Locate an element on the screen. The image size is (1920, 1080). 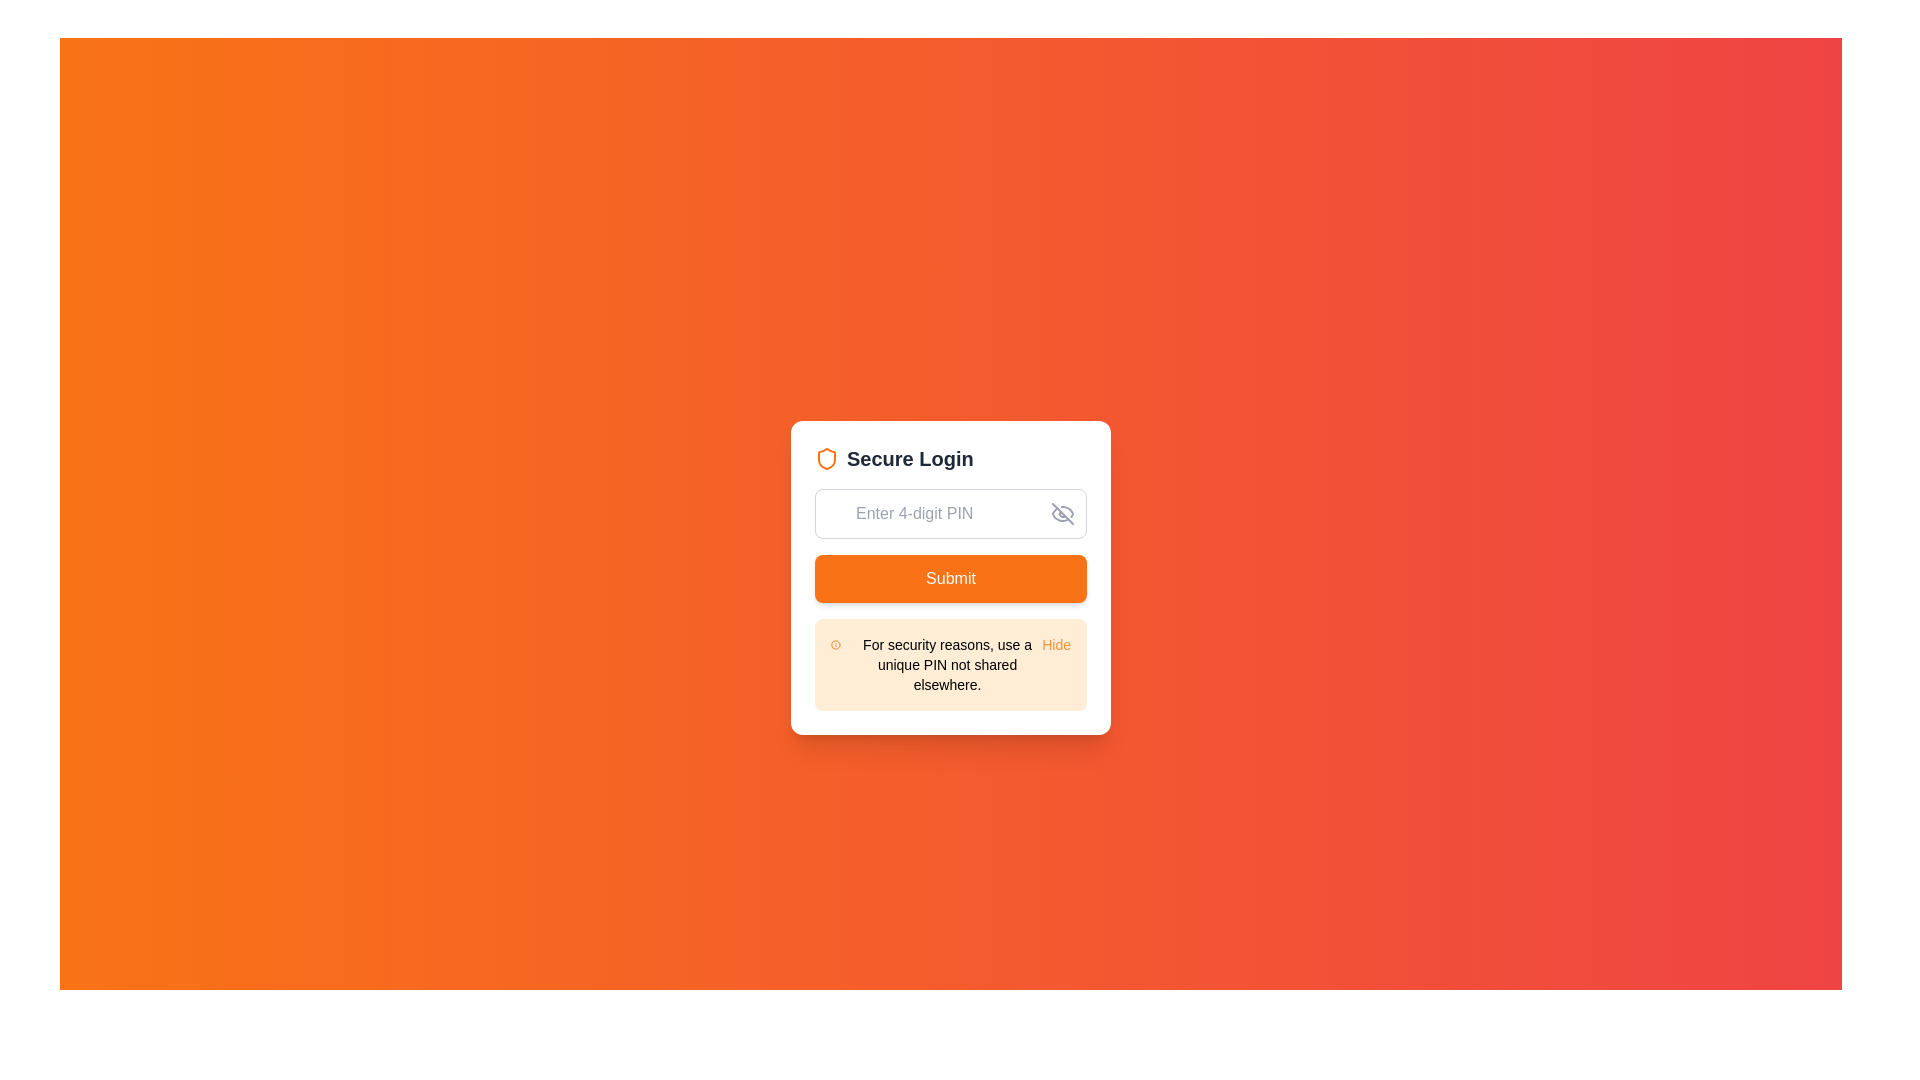
the submit button located in the central white card below the 4-digit PIN input field is located at coordinates (949, 578).